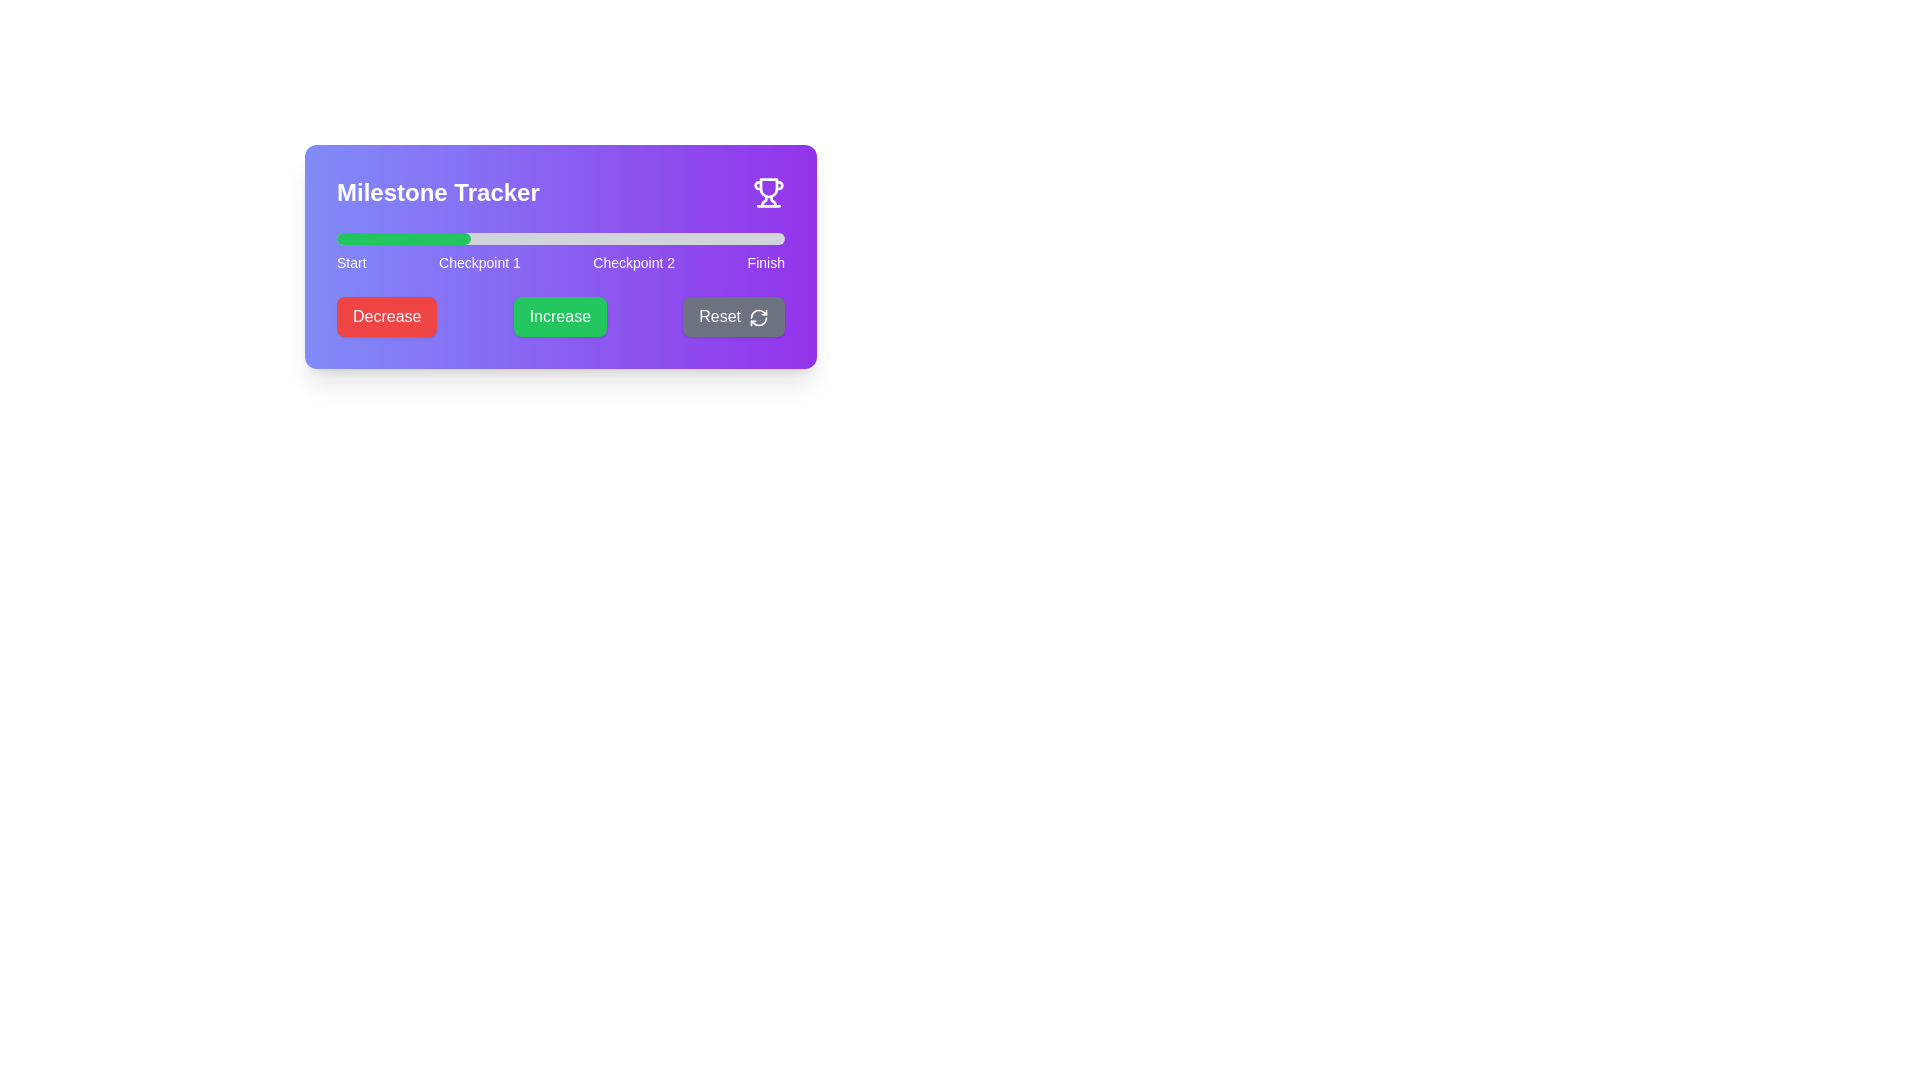 The height and width of the screenshot is (1080, 1920). I want to click on the progress bar of the 'Milestone Tracker' UI element, which features a green section and milestone labels, so click(560, 256).